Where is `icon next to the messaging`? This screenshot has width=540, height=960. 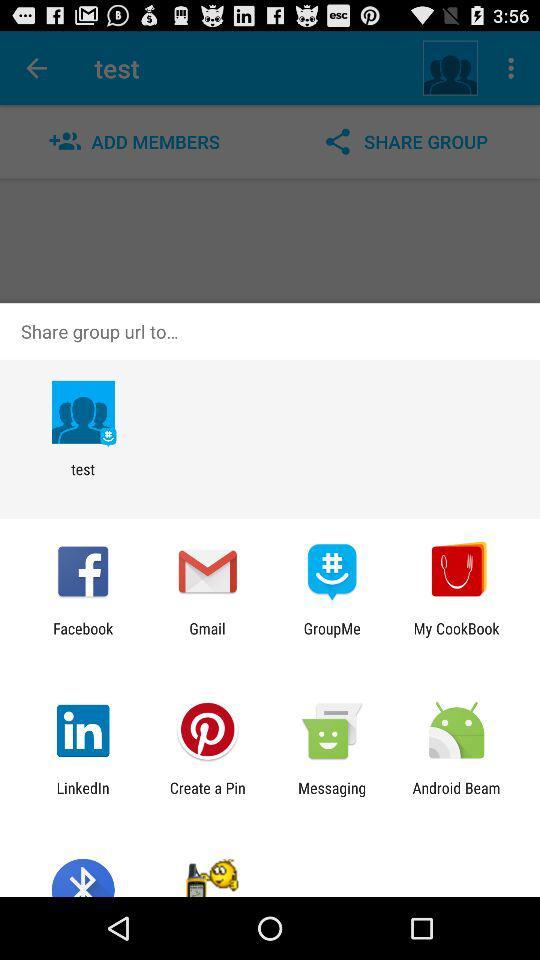 icon next to the messaging is located at coordinates (456, 796).